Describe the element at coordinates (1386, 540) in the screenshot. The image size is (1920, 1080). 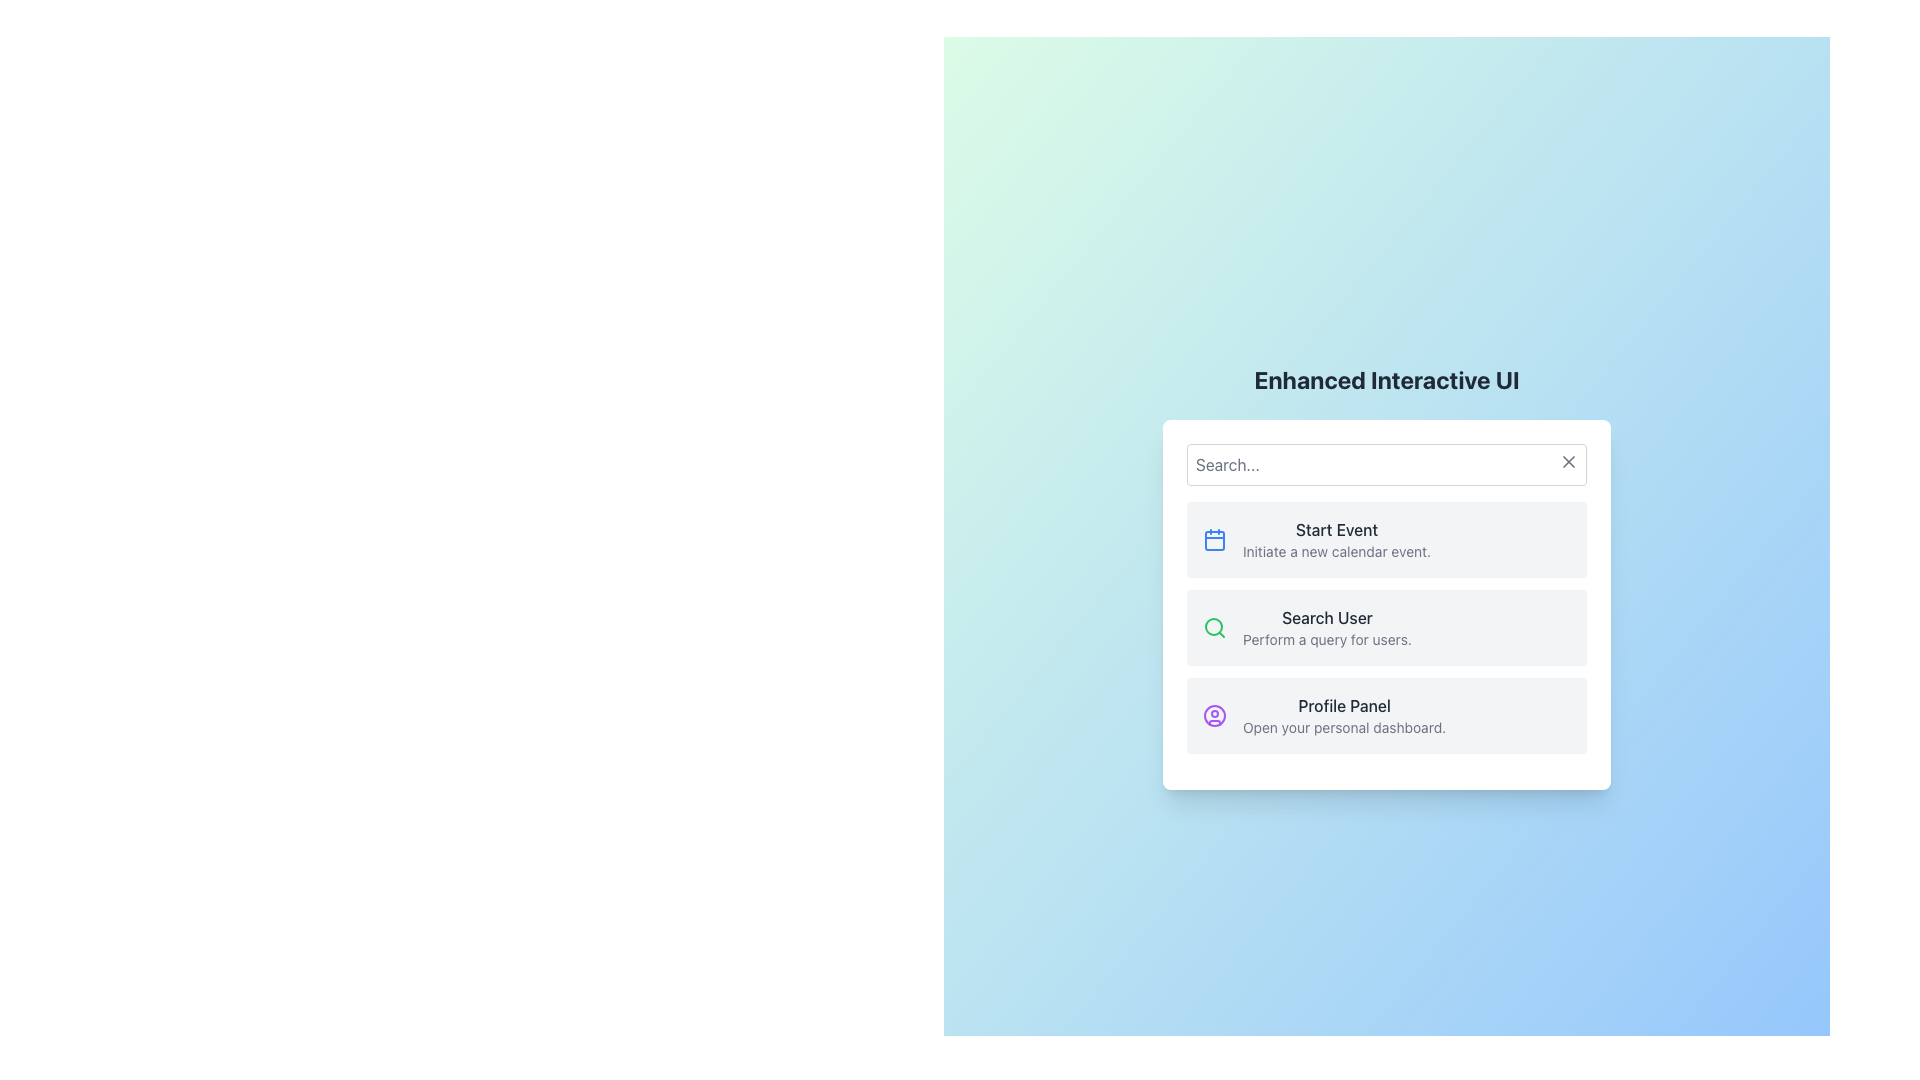
I see `the 'Start Event' button, which is a rounded button with a light gray background, a blue calendar icon on the left, and bold text indicating 'Start Event' on the right` at that location.